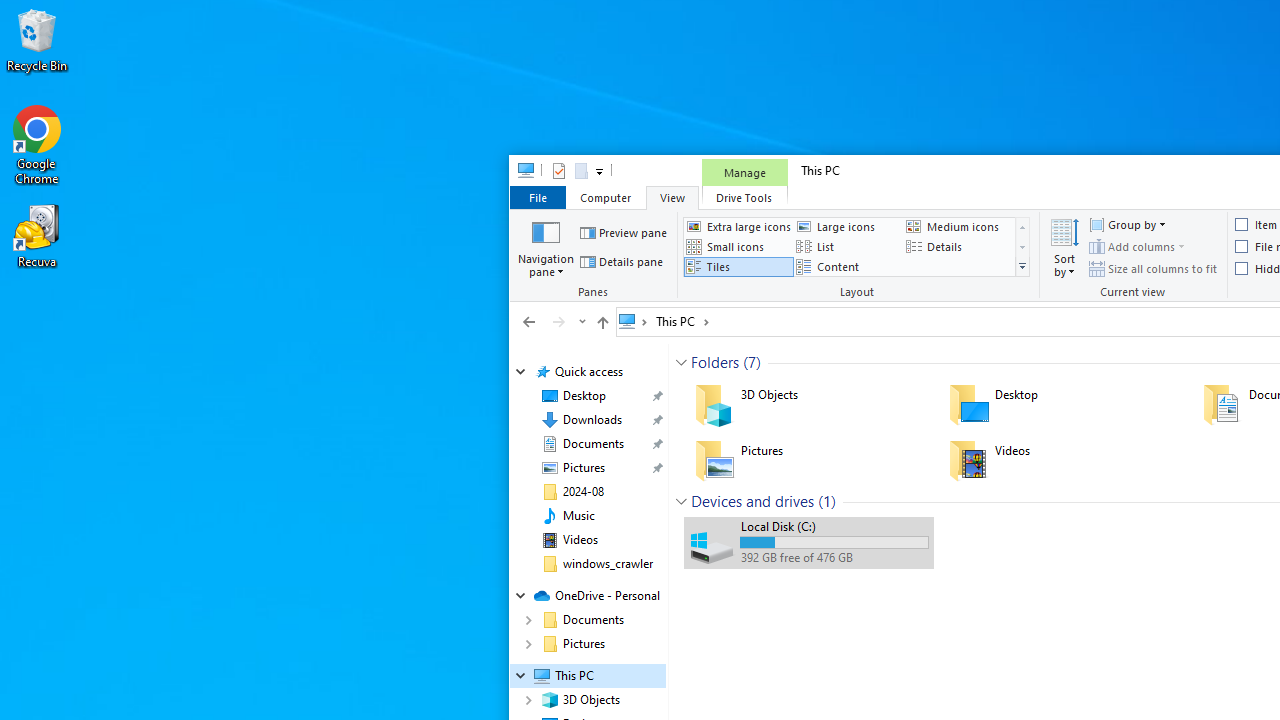 The width and height of the screenshot is (1280, 720). What do you see at coordinates (1127, 225) in the screenshot?
I see `'Group by'` at bounding box center [1127, 225].